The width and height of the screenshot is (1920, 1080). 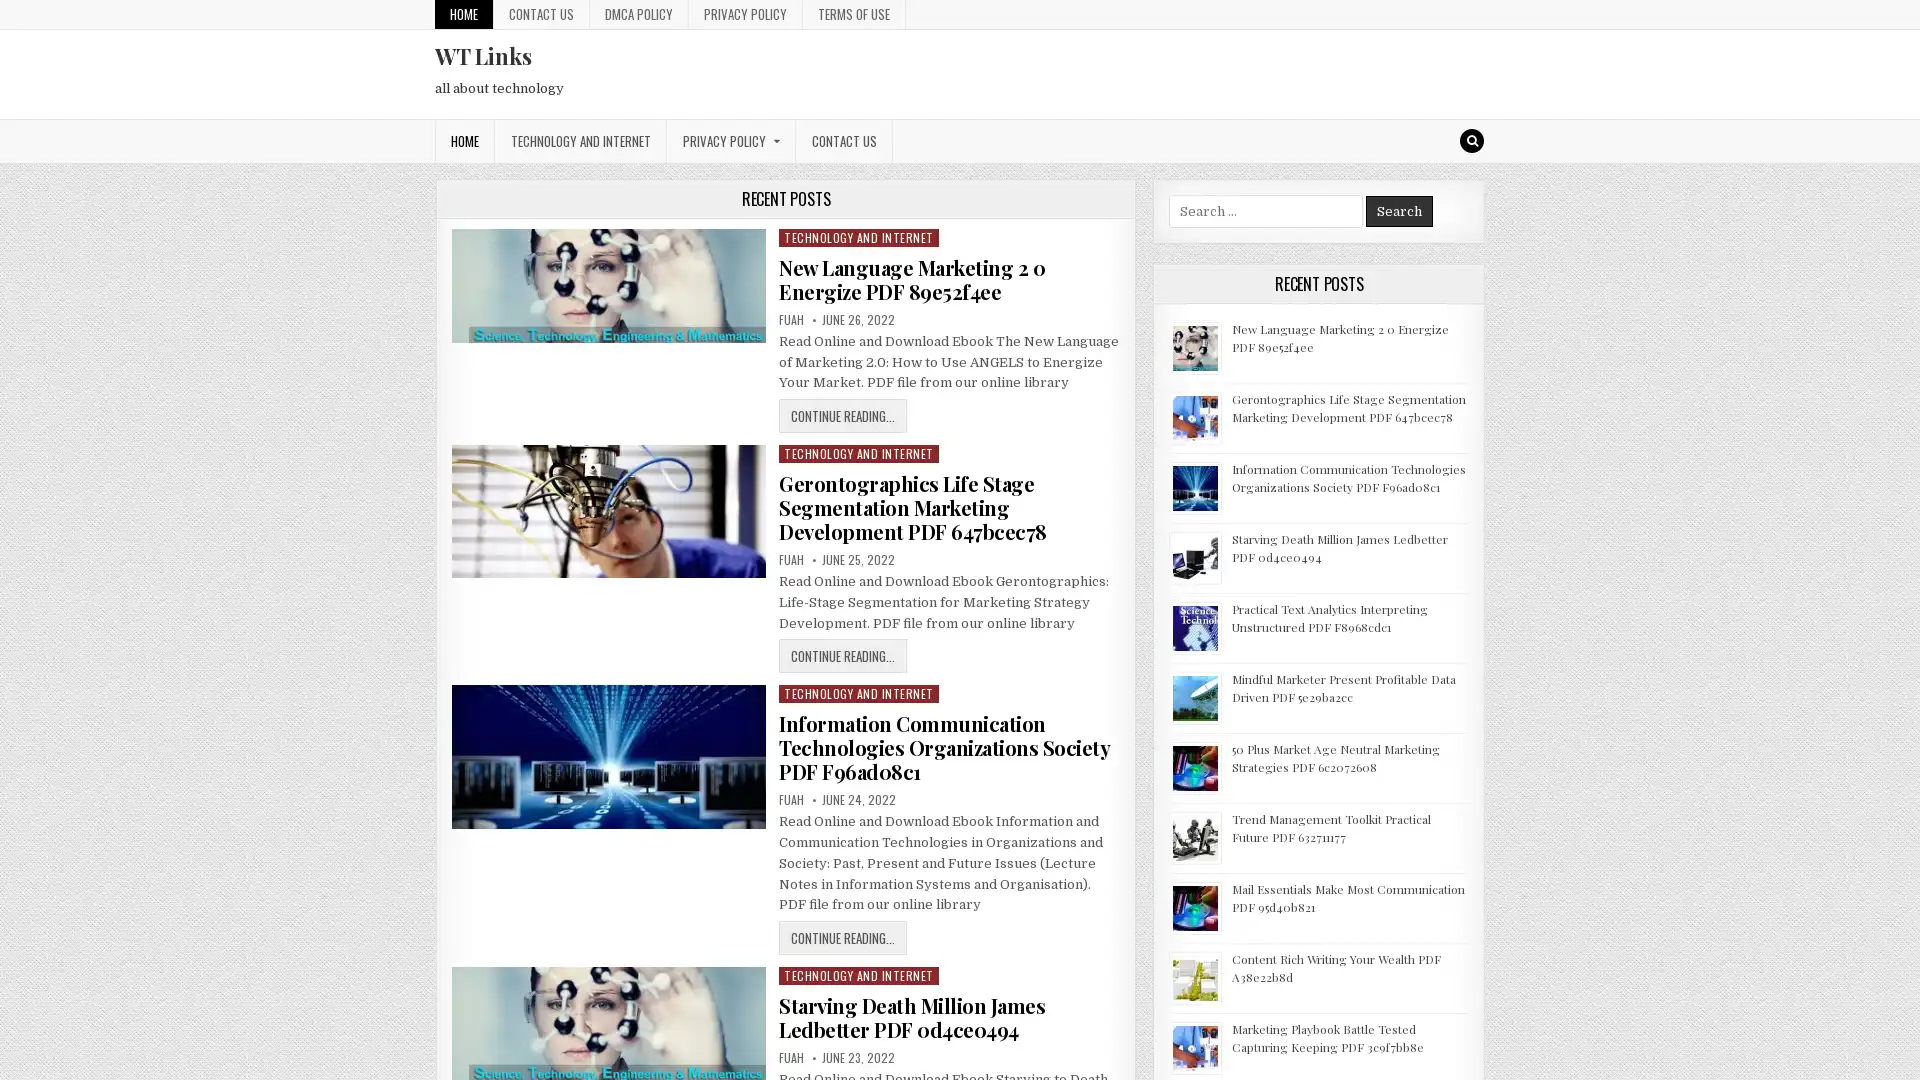 What do you see at coordinates (1398, 211) in the screenshot?
I see `Search` at bounding box center [1398, 211].